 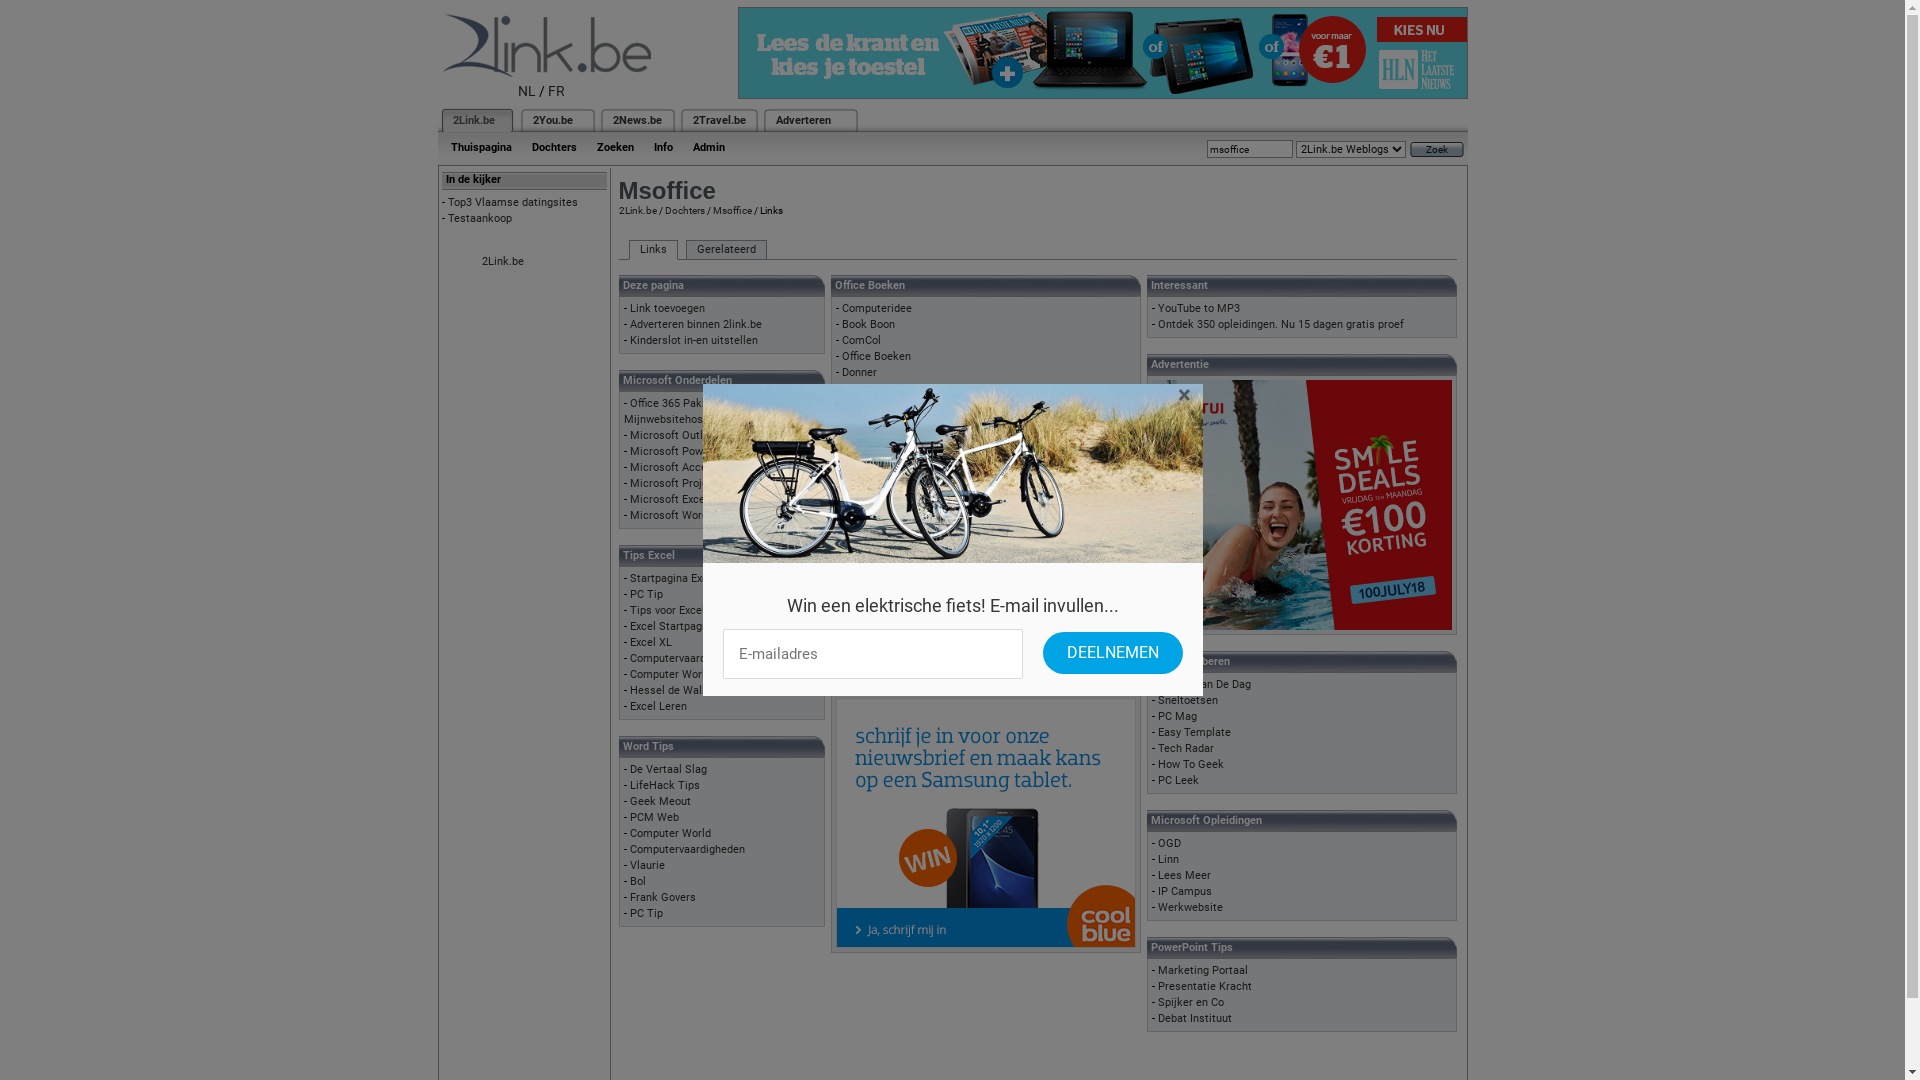 What do you see at coordinates (696, 323) in the screenshot?
I see `'Adverteren binnen 2link.be'` at bounding box center [696, 323].